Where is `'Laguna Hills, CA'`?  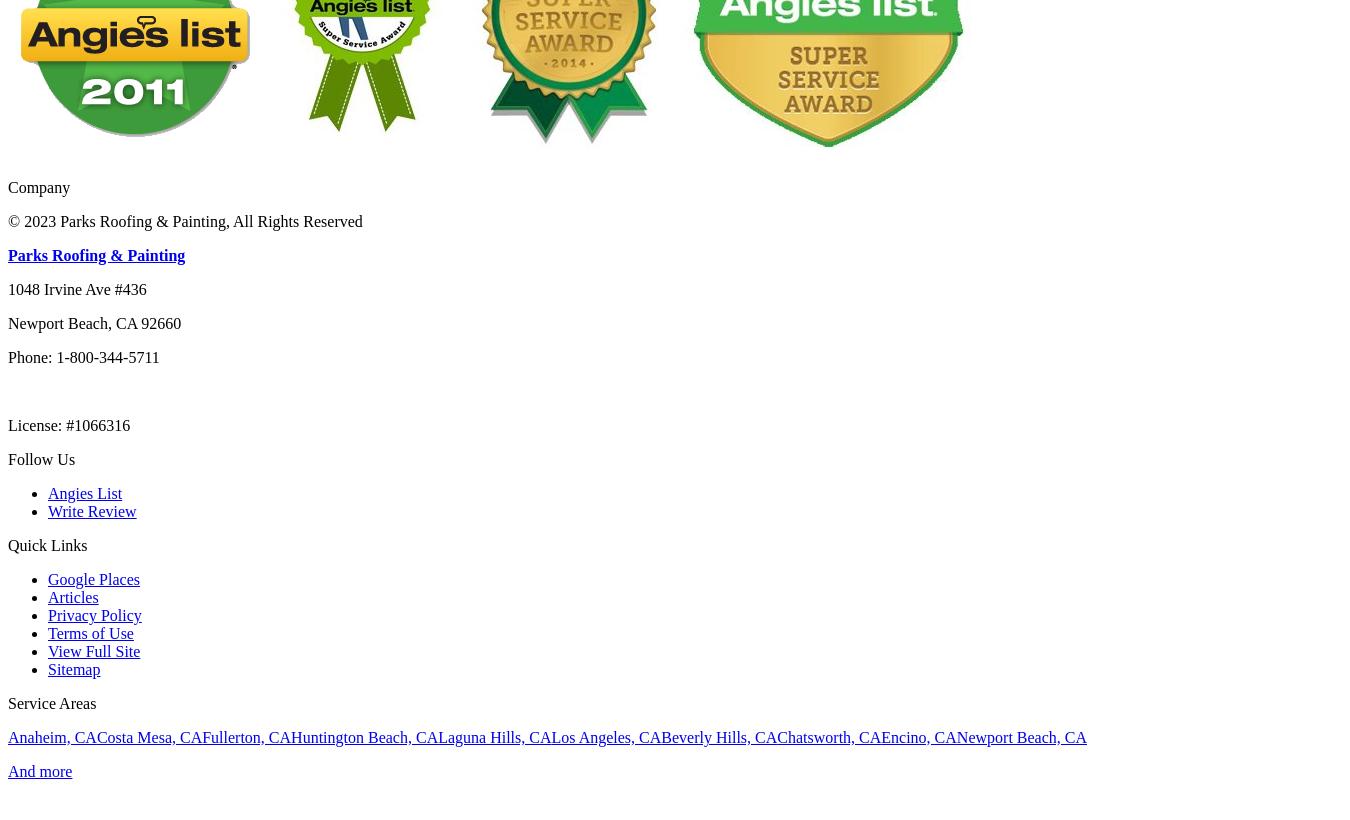
'Laguna Hills, CA' is located at coordinates (493, 735).